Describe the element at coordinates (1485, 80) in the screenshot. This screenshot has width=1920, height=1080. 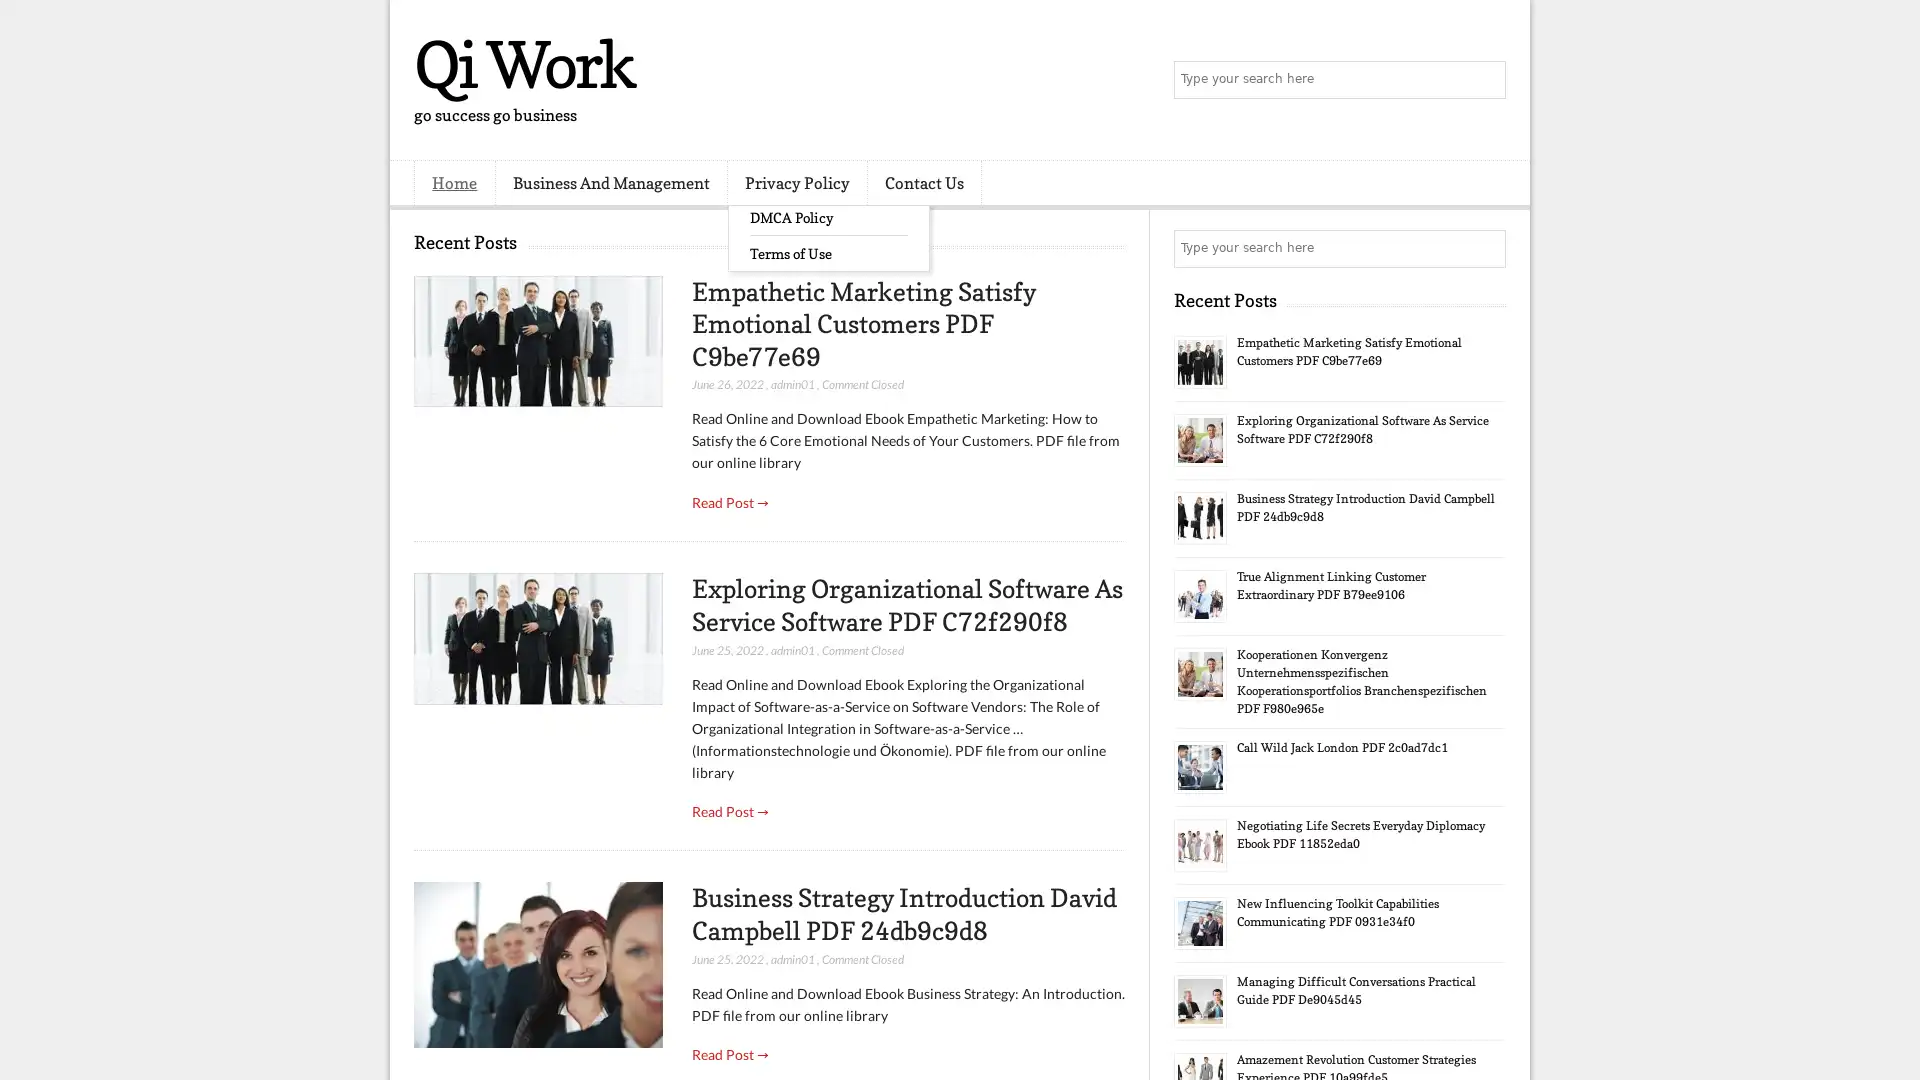
I see `Search` at that location.